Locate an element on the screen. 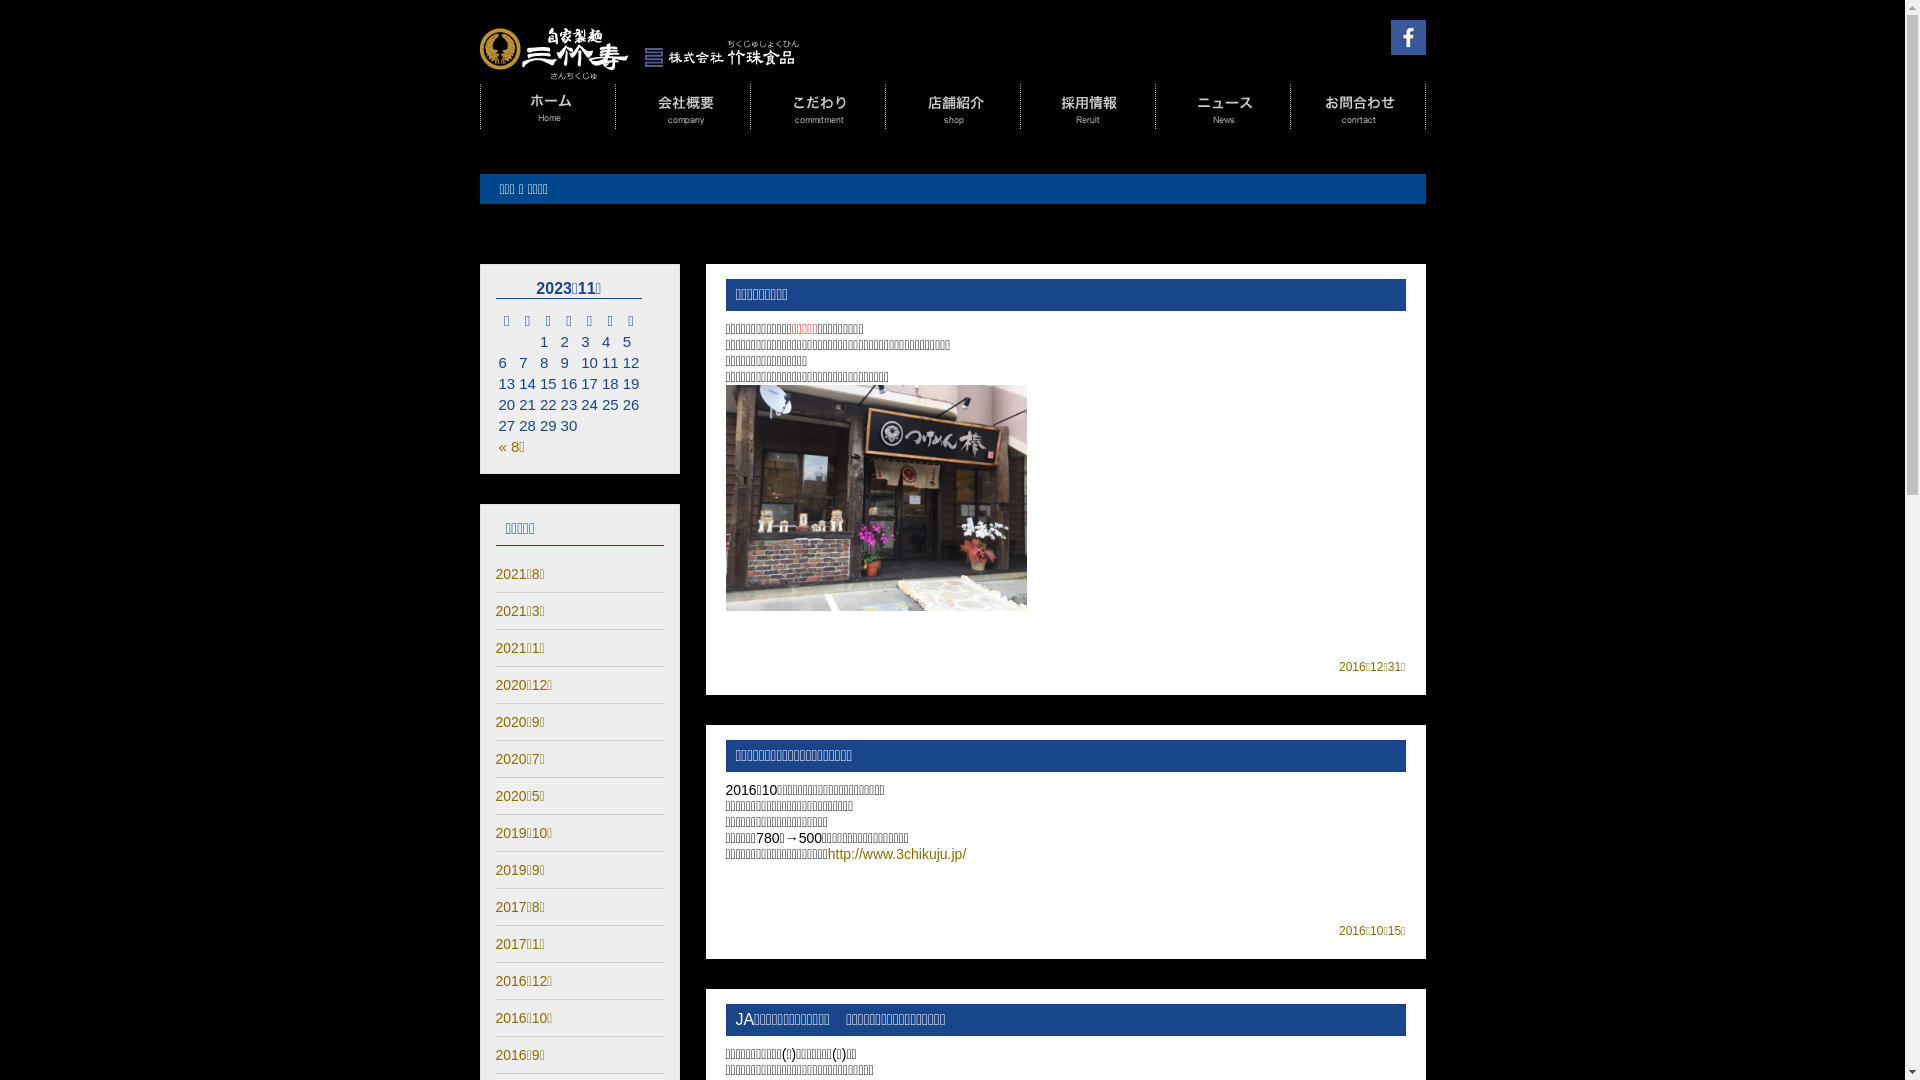 This screenshot has height=1080, width=1920. 'http://www.3chikuju.jp/' is located at coordinates (828, 853).